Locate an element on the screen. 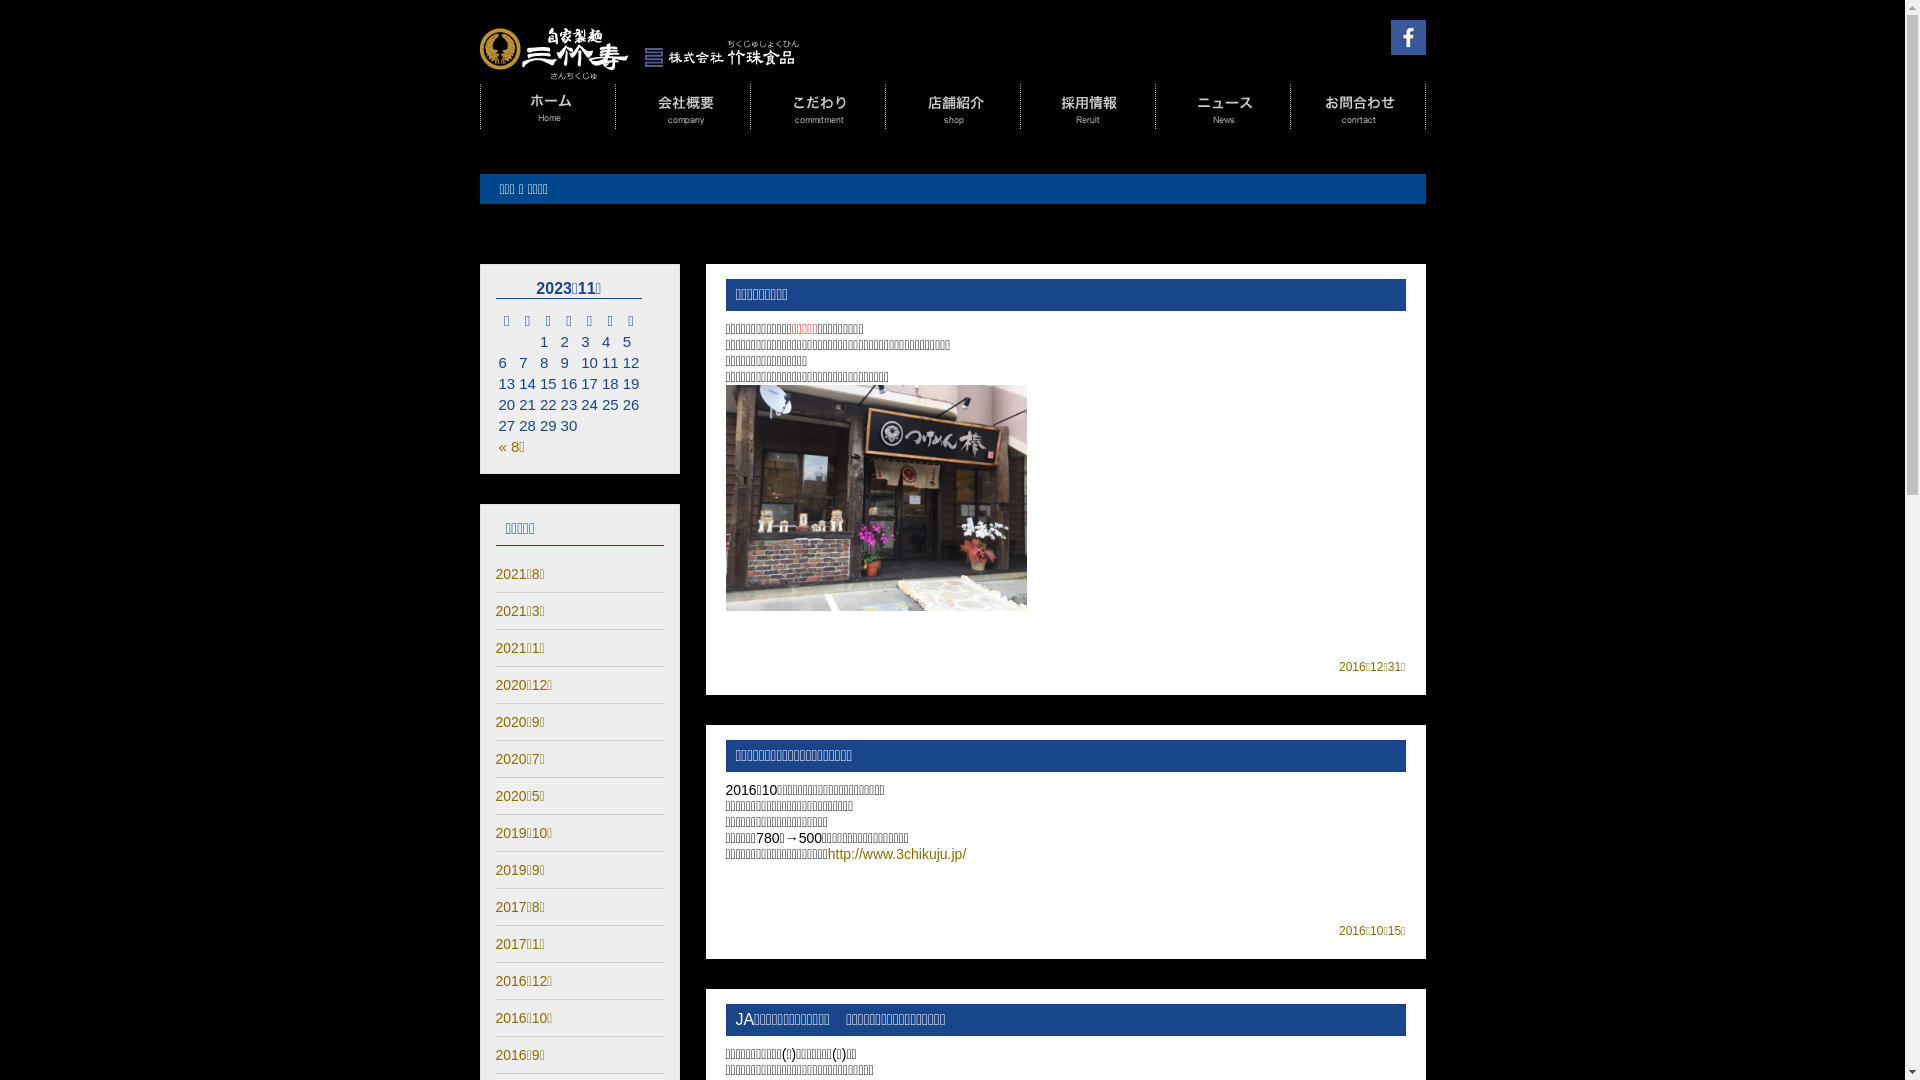 This screenshot has height=1080, width=1920. 'http://www.3chikuju.jp/' is located at coordinates (828, 853).